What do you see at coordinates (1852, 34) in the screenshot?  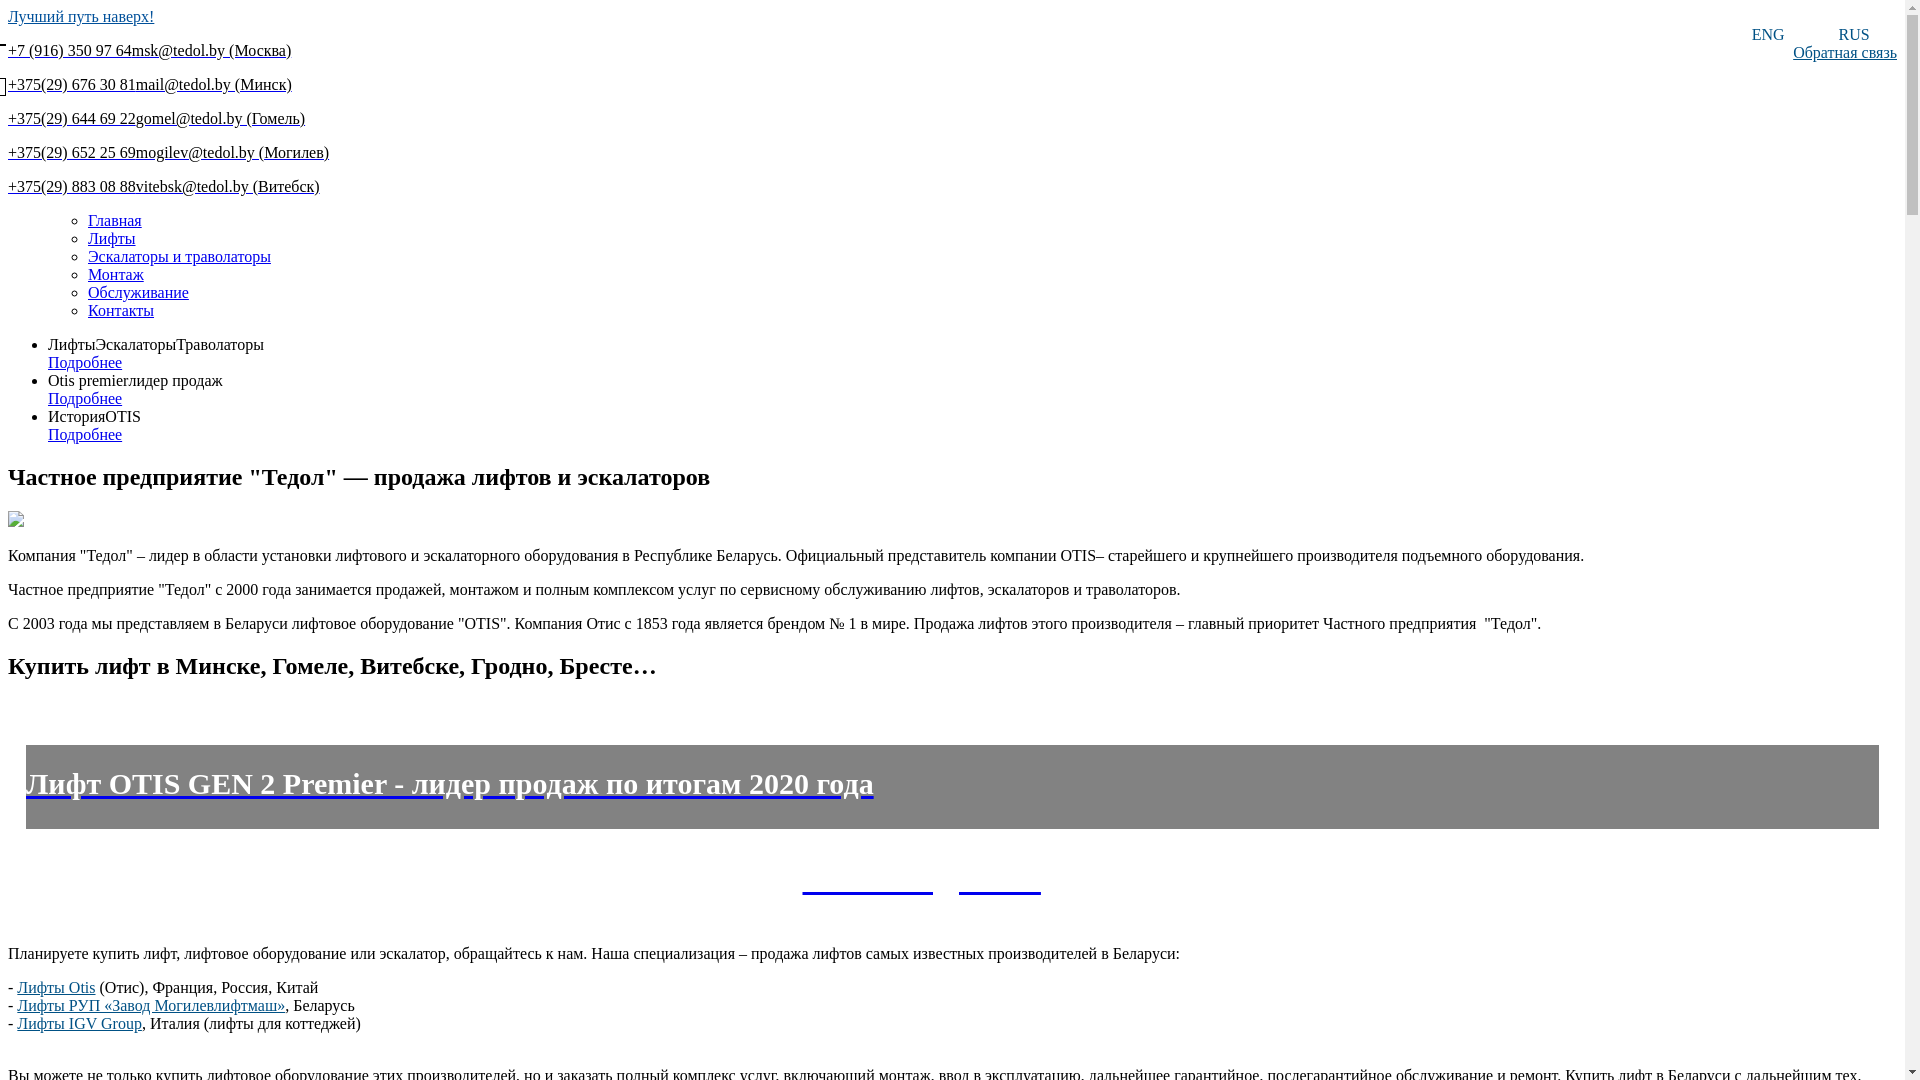 I see `'RUS'` at bounding box center [1852, 34].